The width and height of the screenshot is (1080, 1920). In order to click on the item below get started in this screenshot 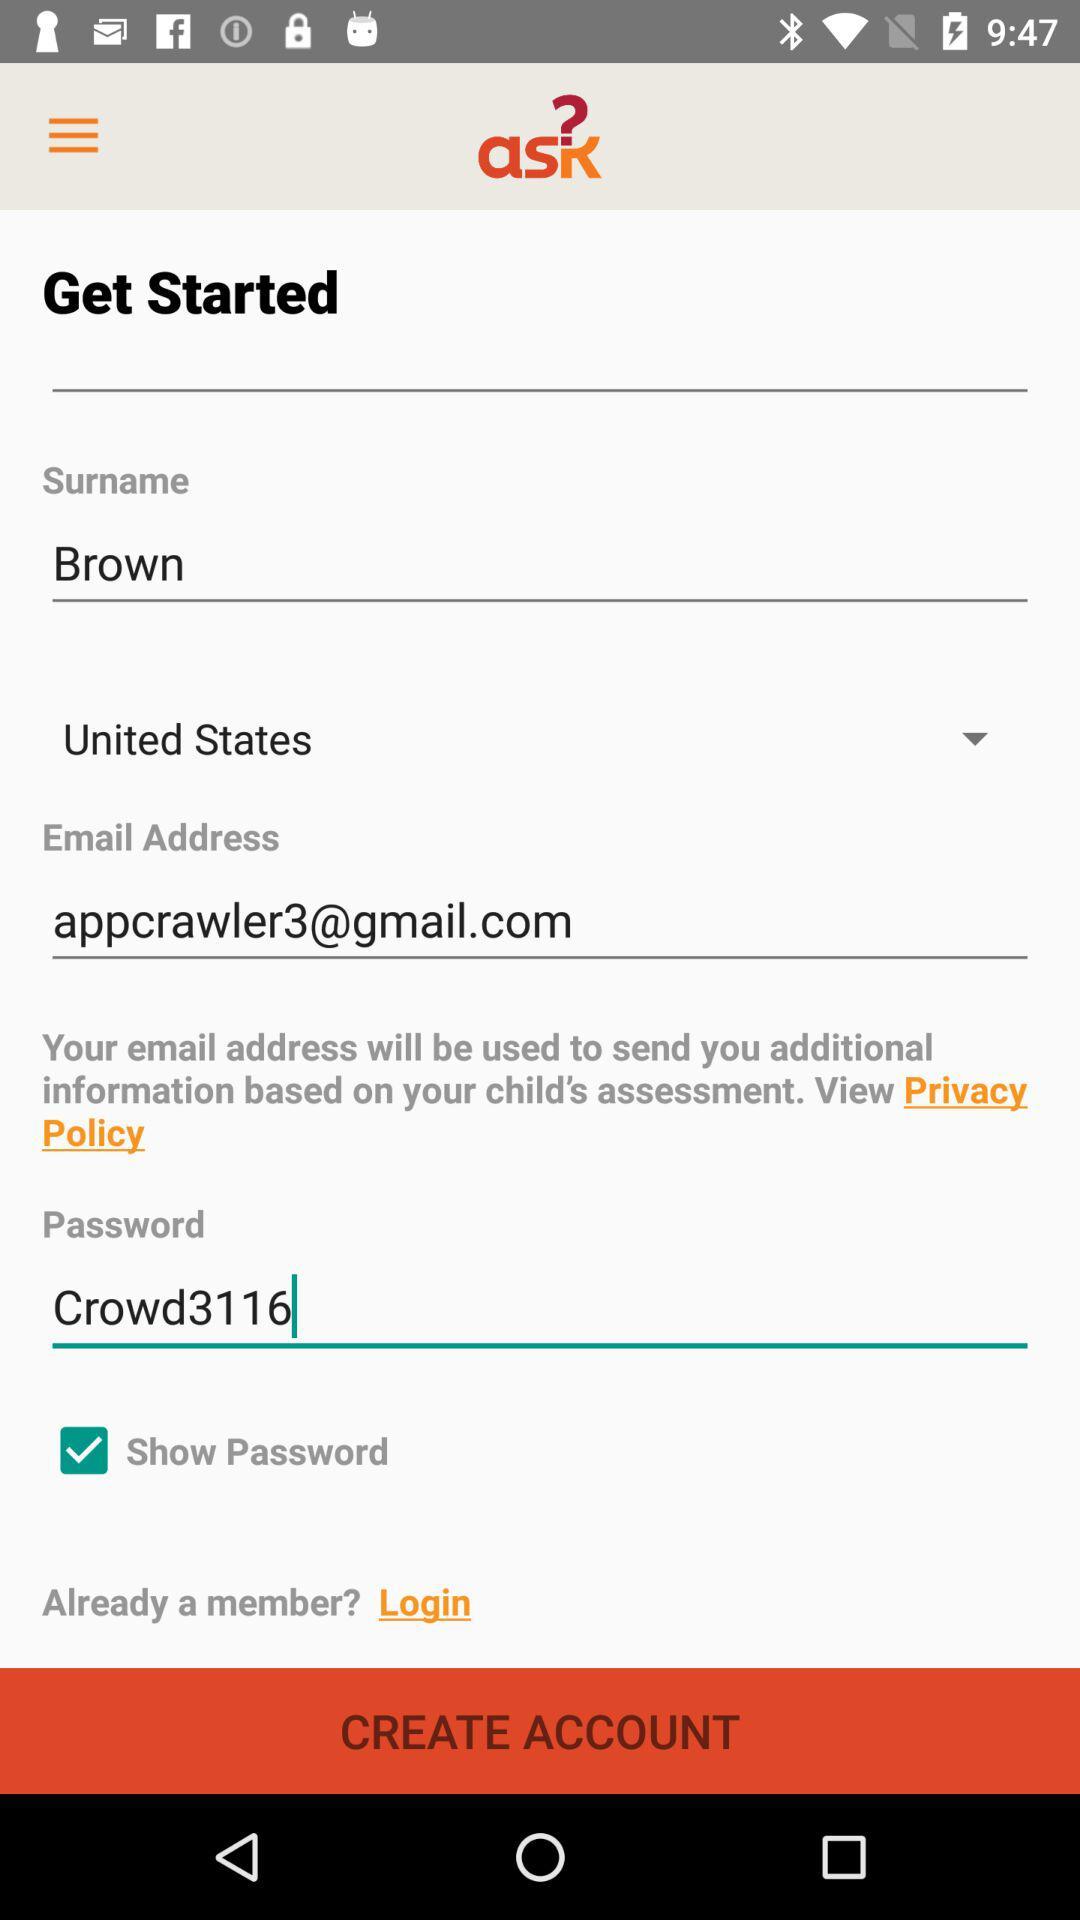, I will do `click(540, 391)`.